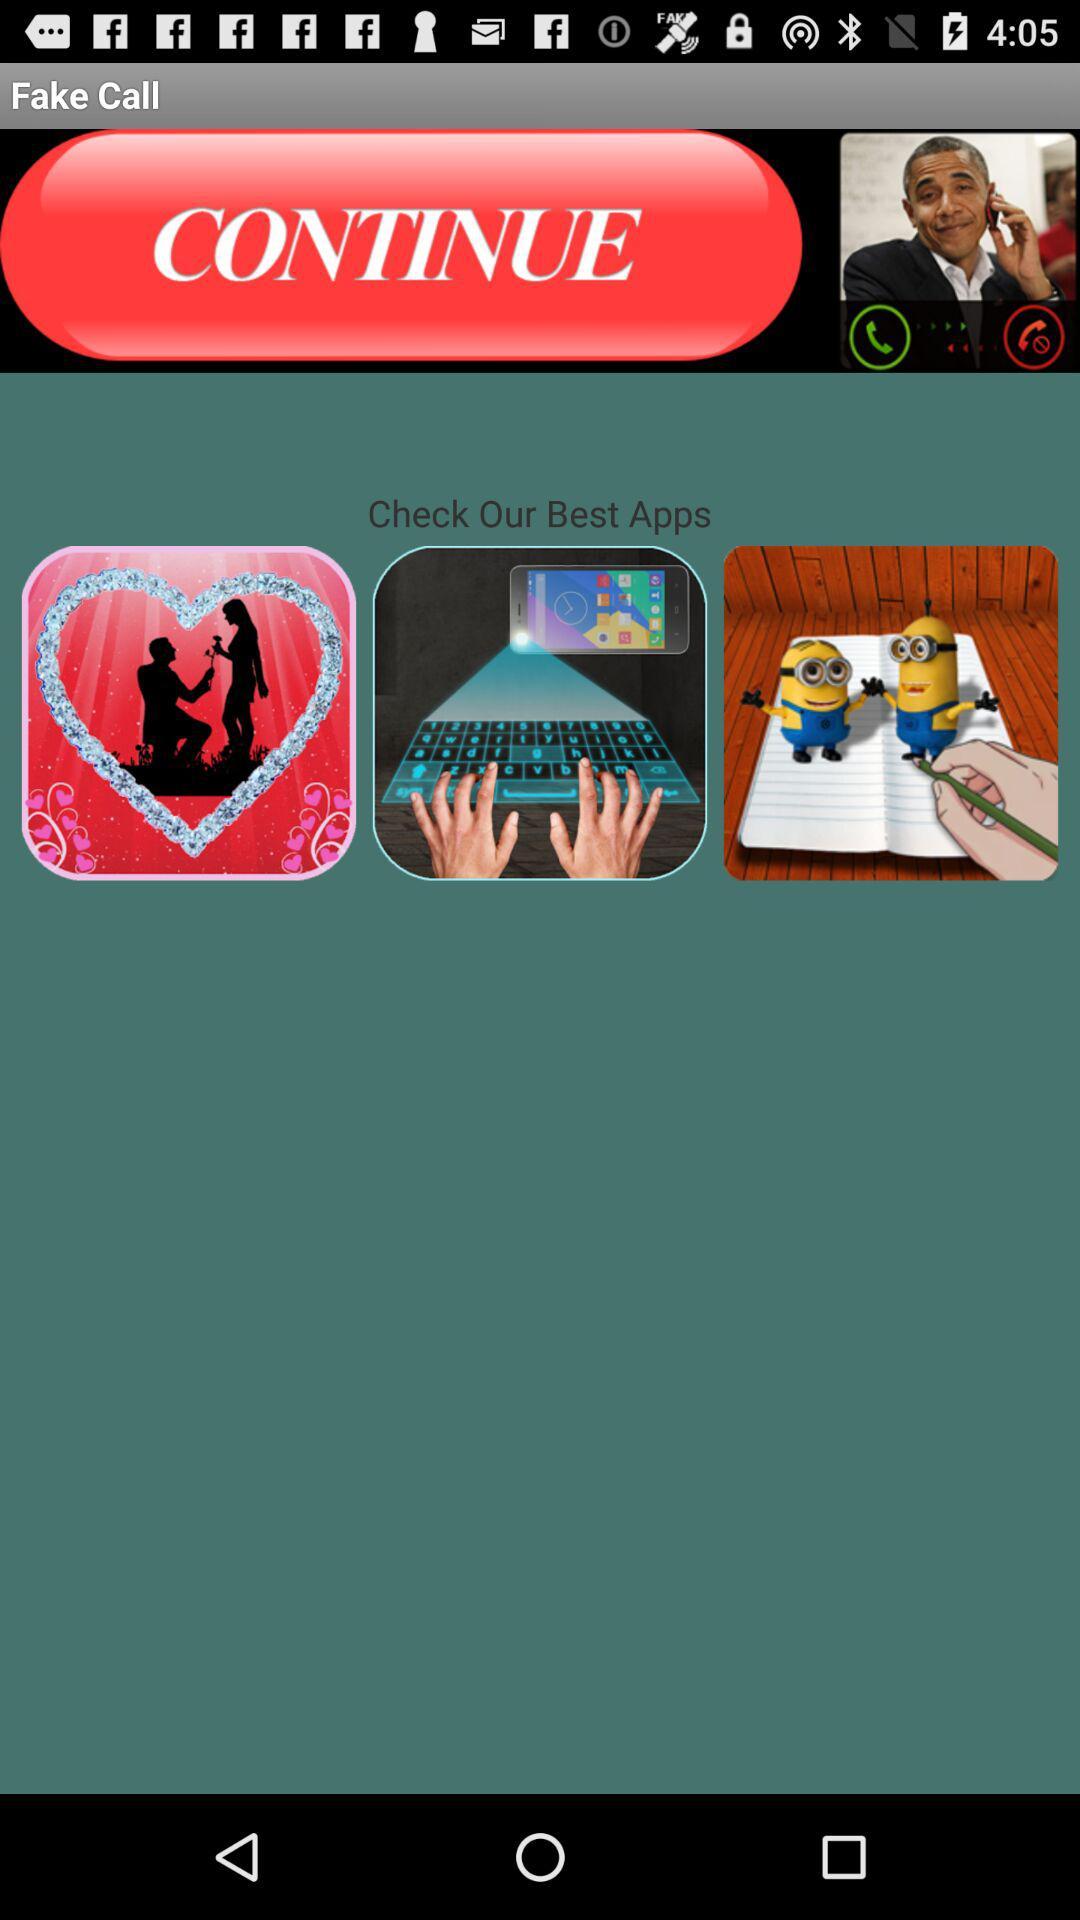  Describe the element at coordinates (540, 713) in the screenshot. I see `keyboard` at that location.